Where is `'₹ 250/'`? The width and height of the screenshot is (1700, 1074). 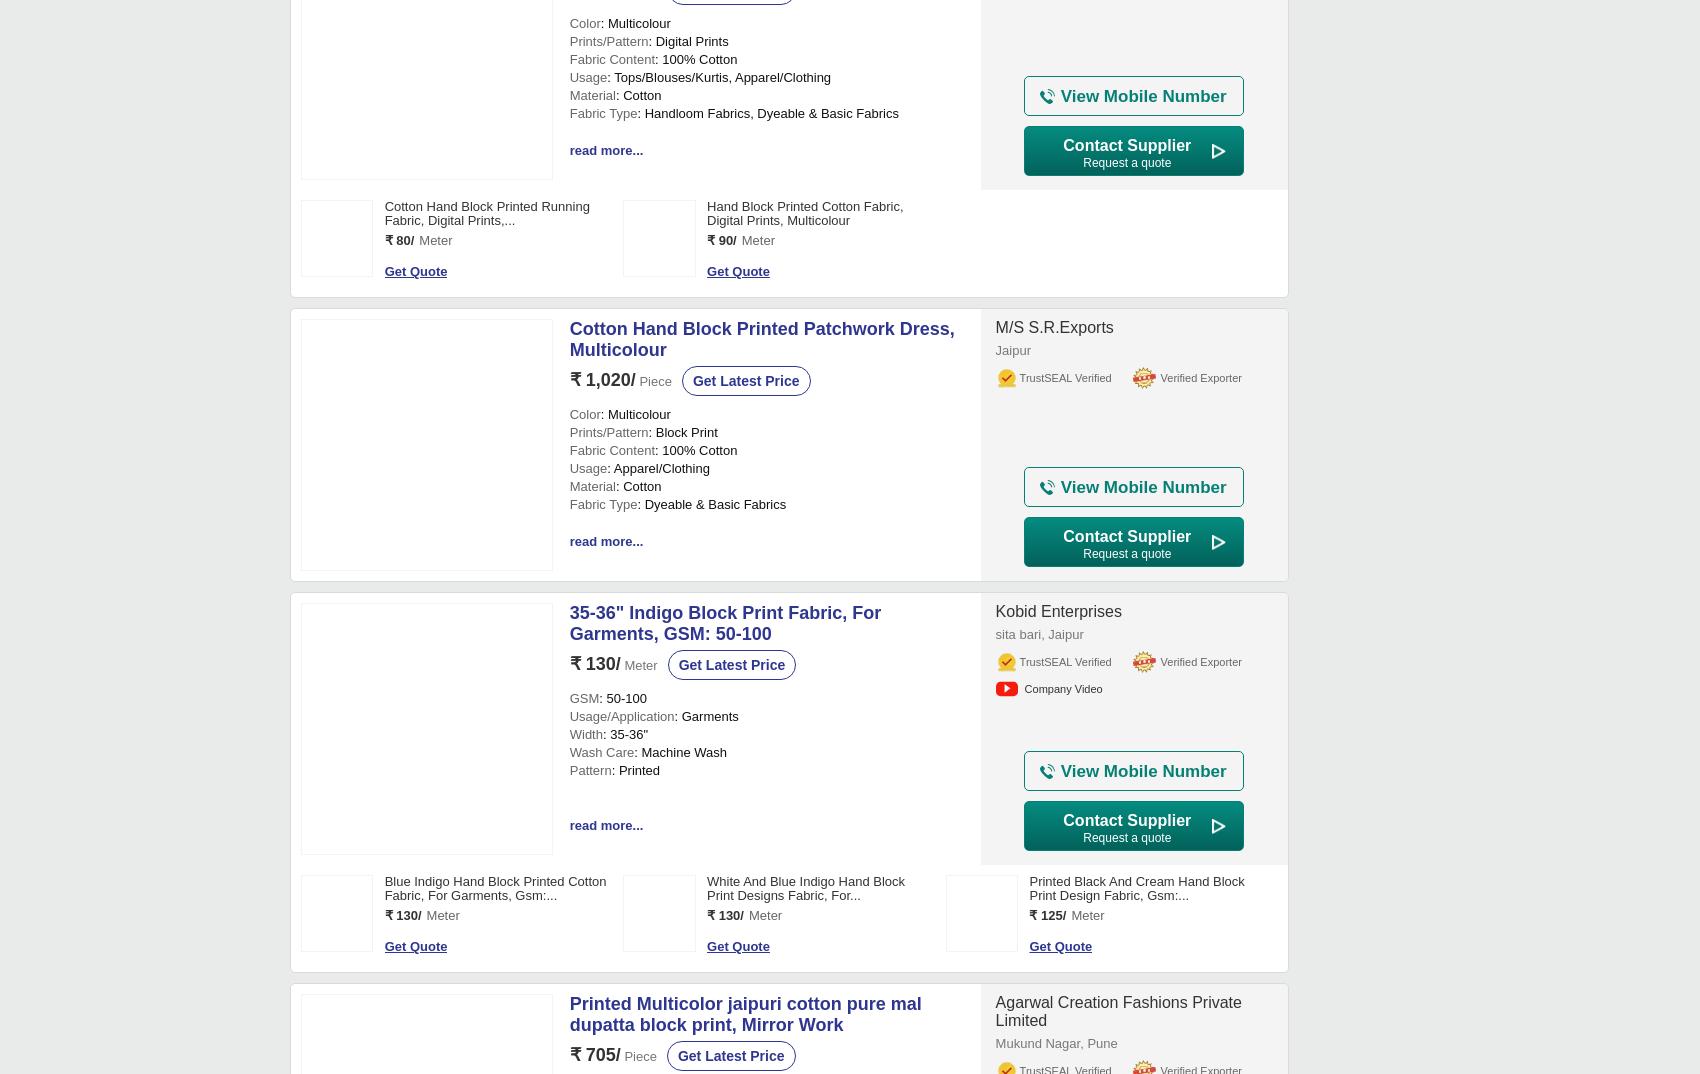 '₹ 250/' is located at coordinates (725, 461).